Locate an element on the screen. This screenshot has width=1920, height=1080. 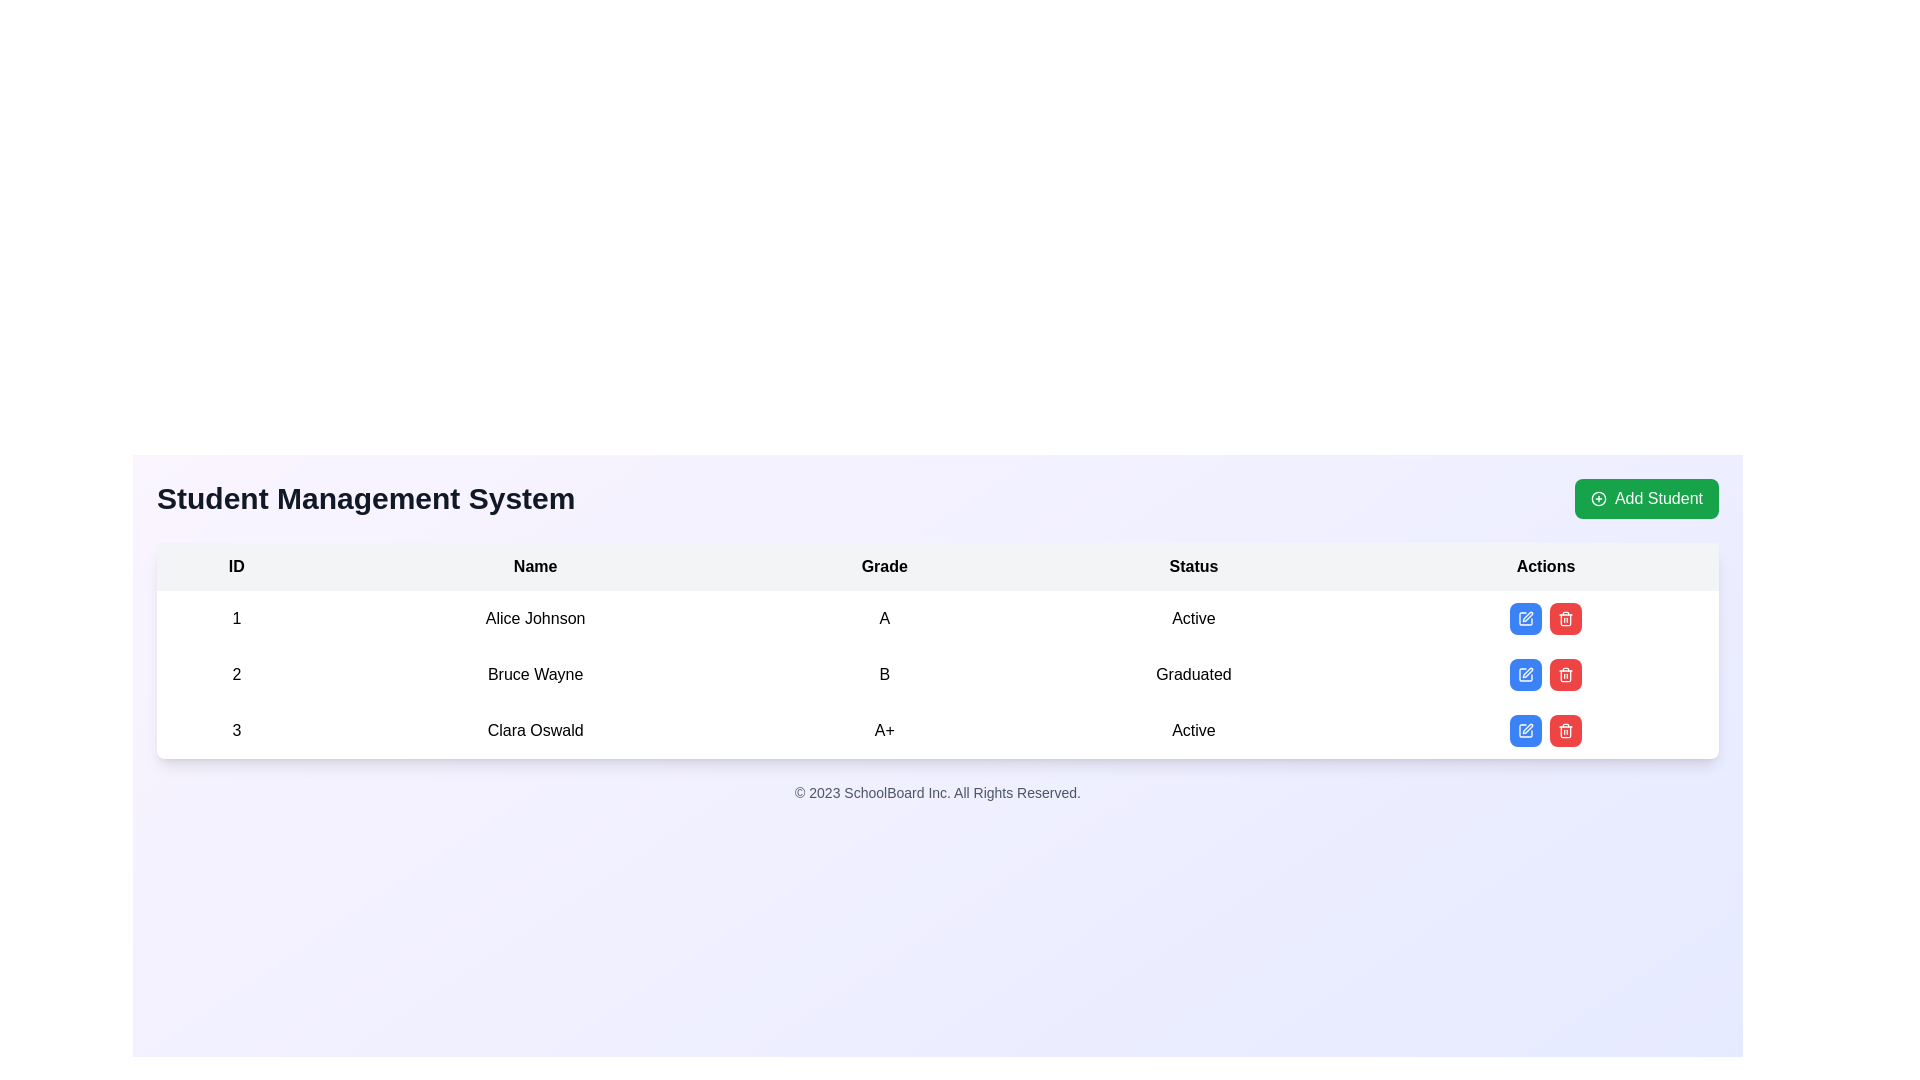
the edit button located in the second column under the 'Actions' section of the table for the first row associated with 'Alice Johnson' to initiate the editing of the data is located at coordinates (1525, 617).